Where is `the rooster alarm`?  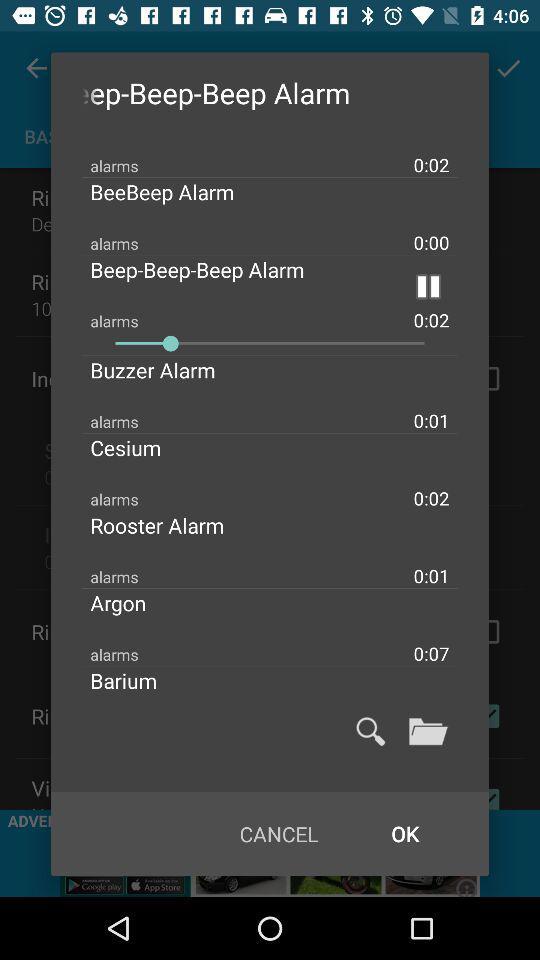 the rooster alarm is located at coordinates (173, 524).